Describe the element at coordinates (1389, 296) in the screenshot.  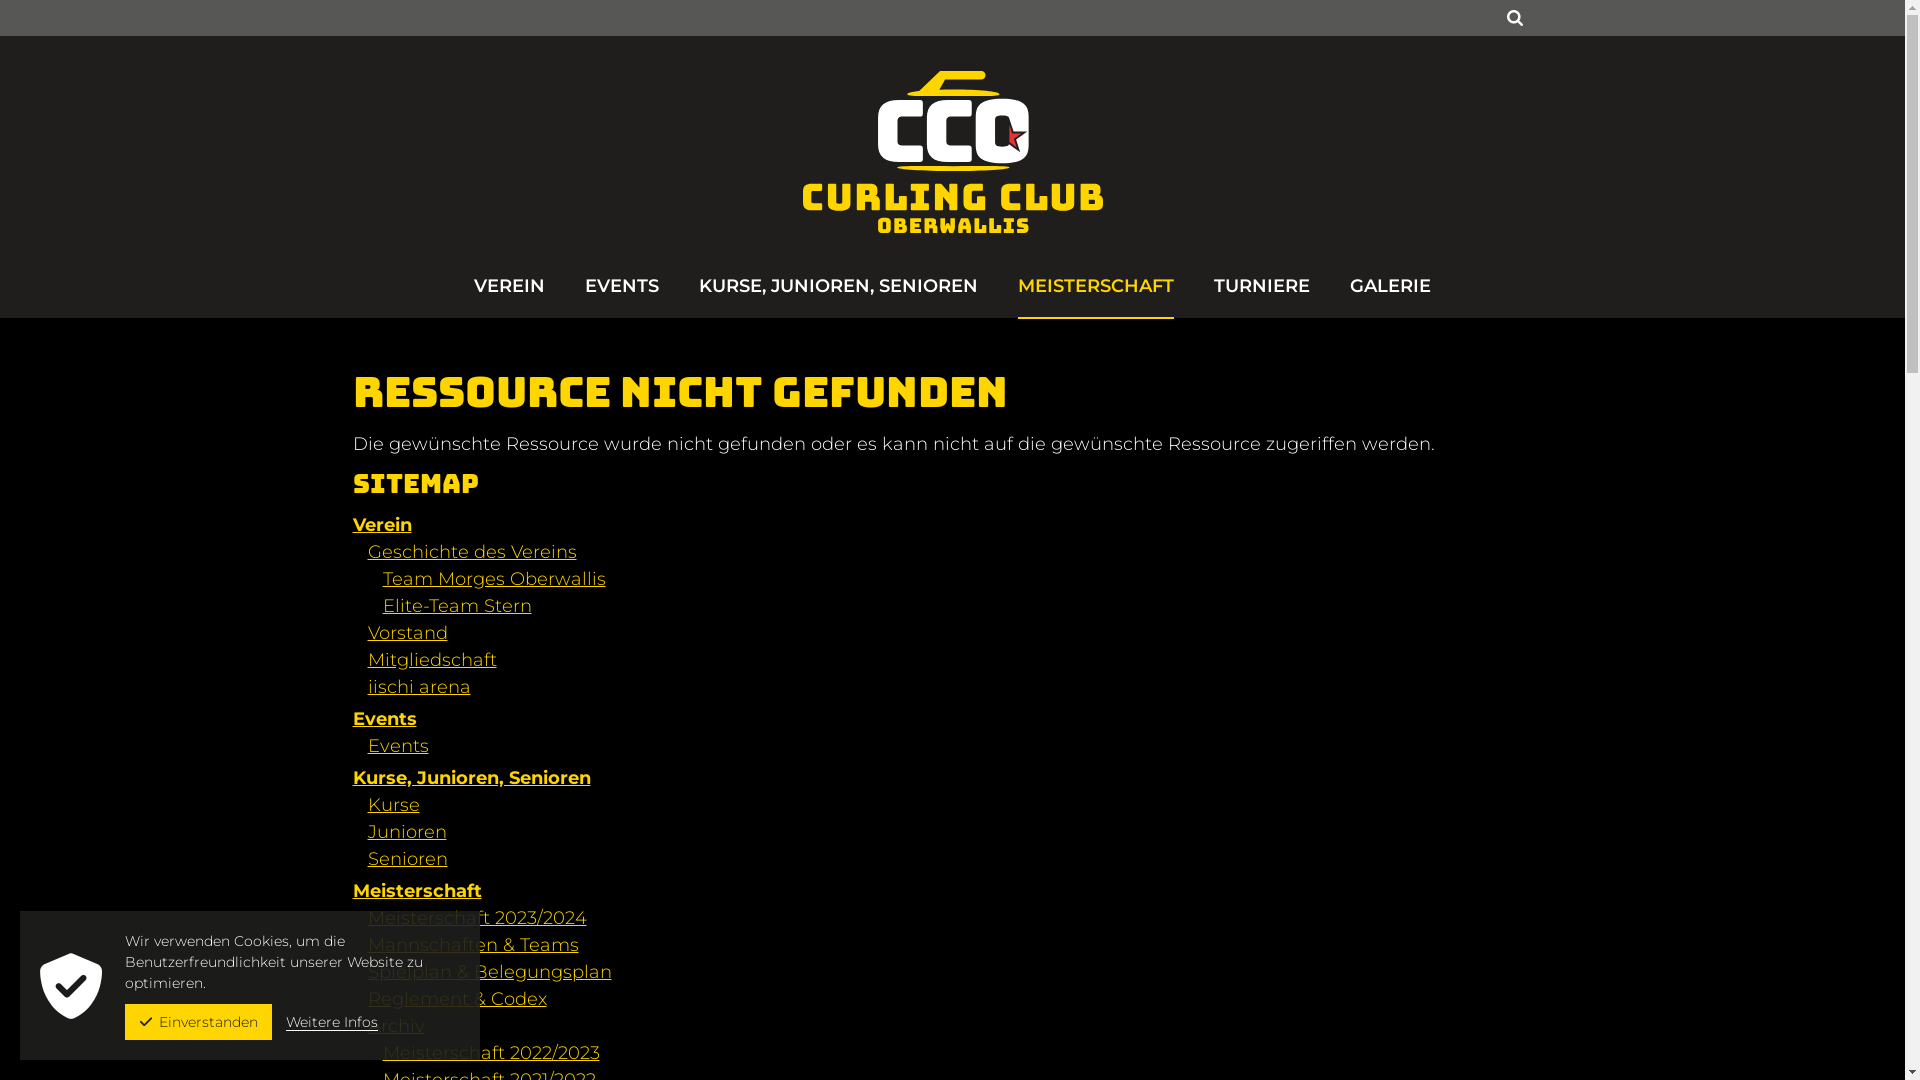
I see `'GALERIE'` at that location.